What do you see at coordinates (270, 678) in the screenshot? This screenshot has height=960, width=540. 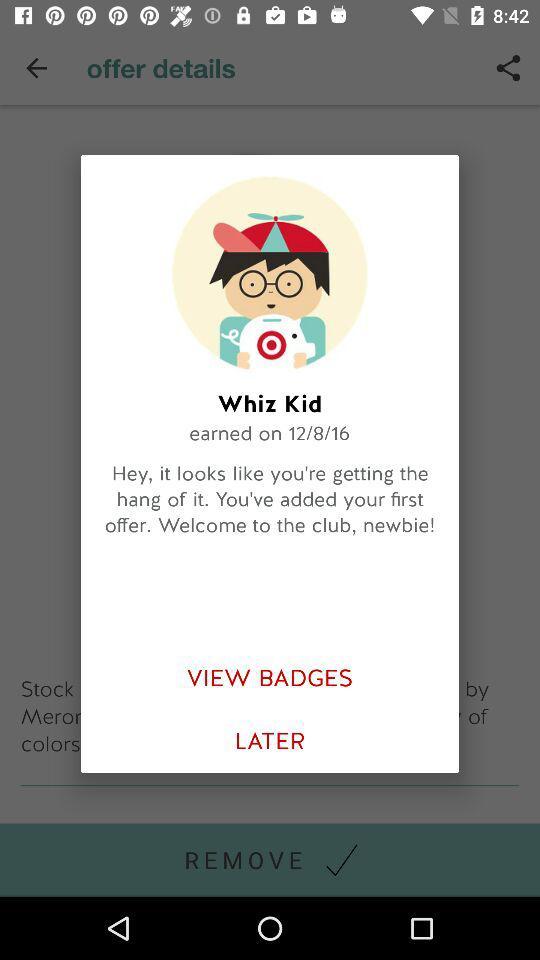 I see `the view badges` at bounding box center [270, 678].